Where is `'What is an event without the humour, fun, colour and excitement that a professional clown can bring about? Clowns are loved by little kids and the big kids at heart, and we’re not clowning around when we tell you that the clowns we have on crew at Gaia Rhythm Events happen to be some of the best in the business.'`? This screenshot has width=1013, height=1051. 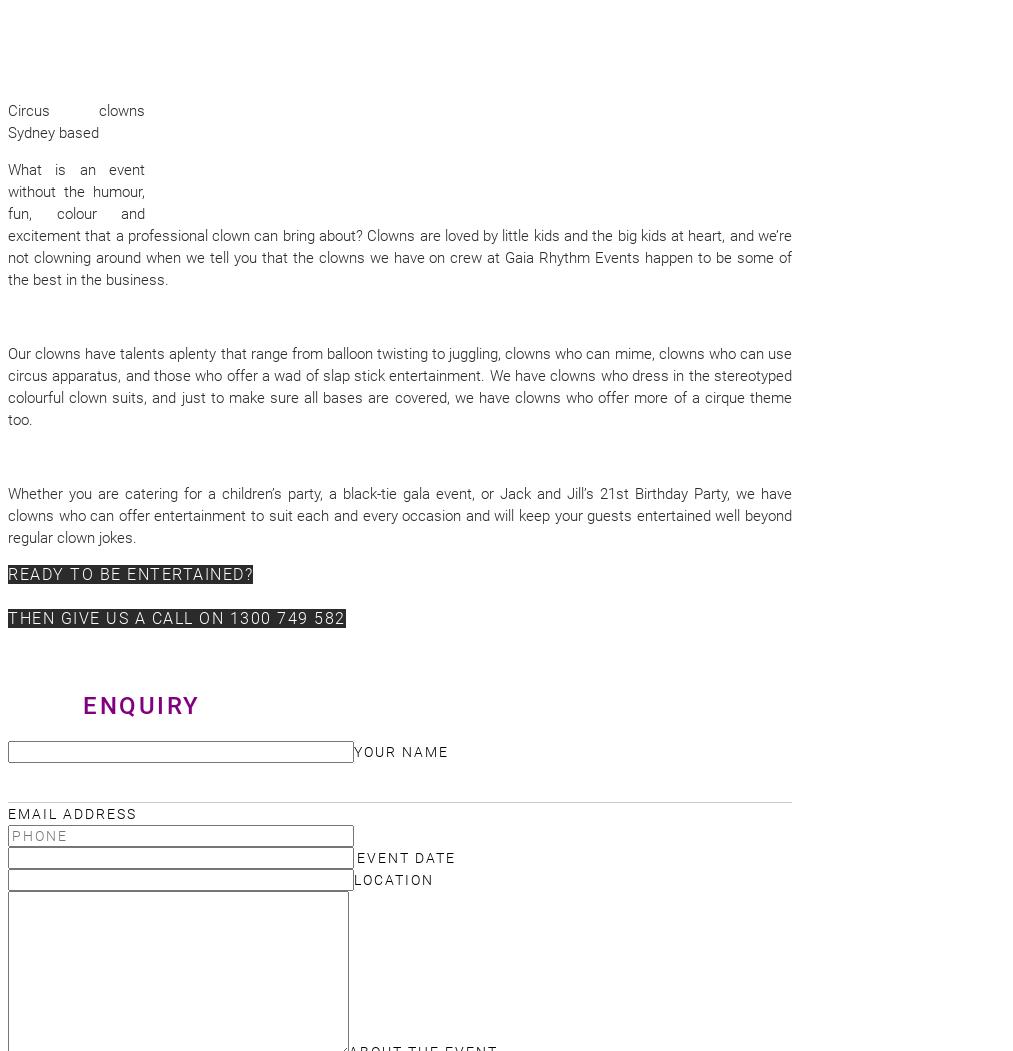
'What is an event without the humour, fun, colour and excitement that a professional clown can bring about? Clowns are loved by little kids and the big kids at heart, and we’re not clowning around when we tell you that the clowns we have on crew at Gaia Rhythm Events happen to be some of the best in the business.' is located at coordinates (400, 224).